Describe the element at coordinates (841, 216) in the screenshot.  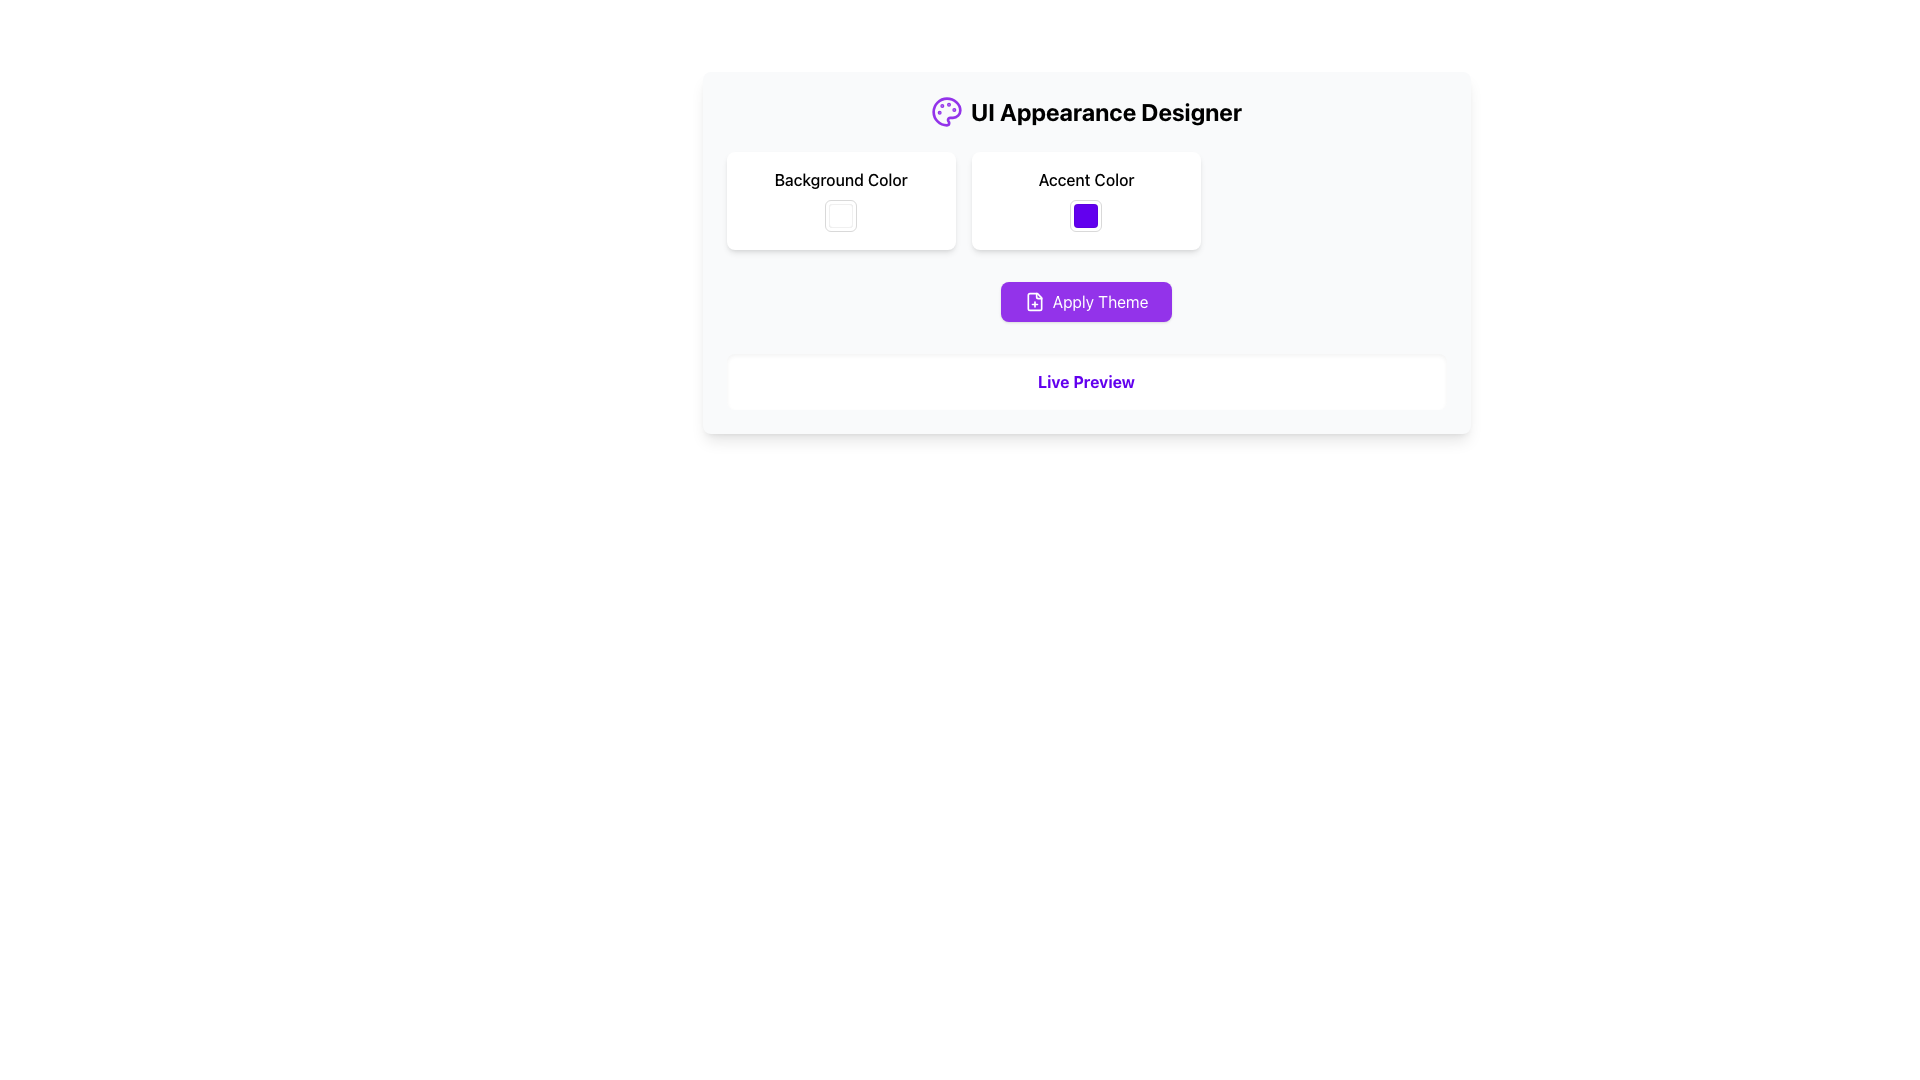
I see `the small rectangular color block indicator located within the 'Background Color' box in the 'UI Appearance Designer' control panel` at that location.